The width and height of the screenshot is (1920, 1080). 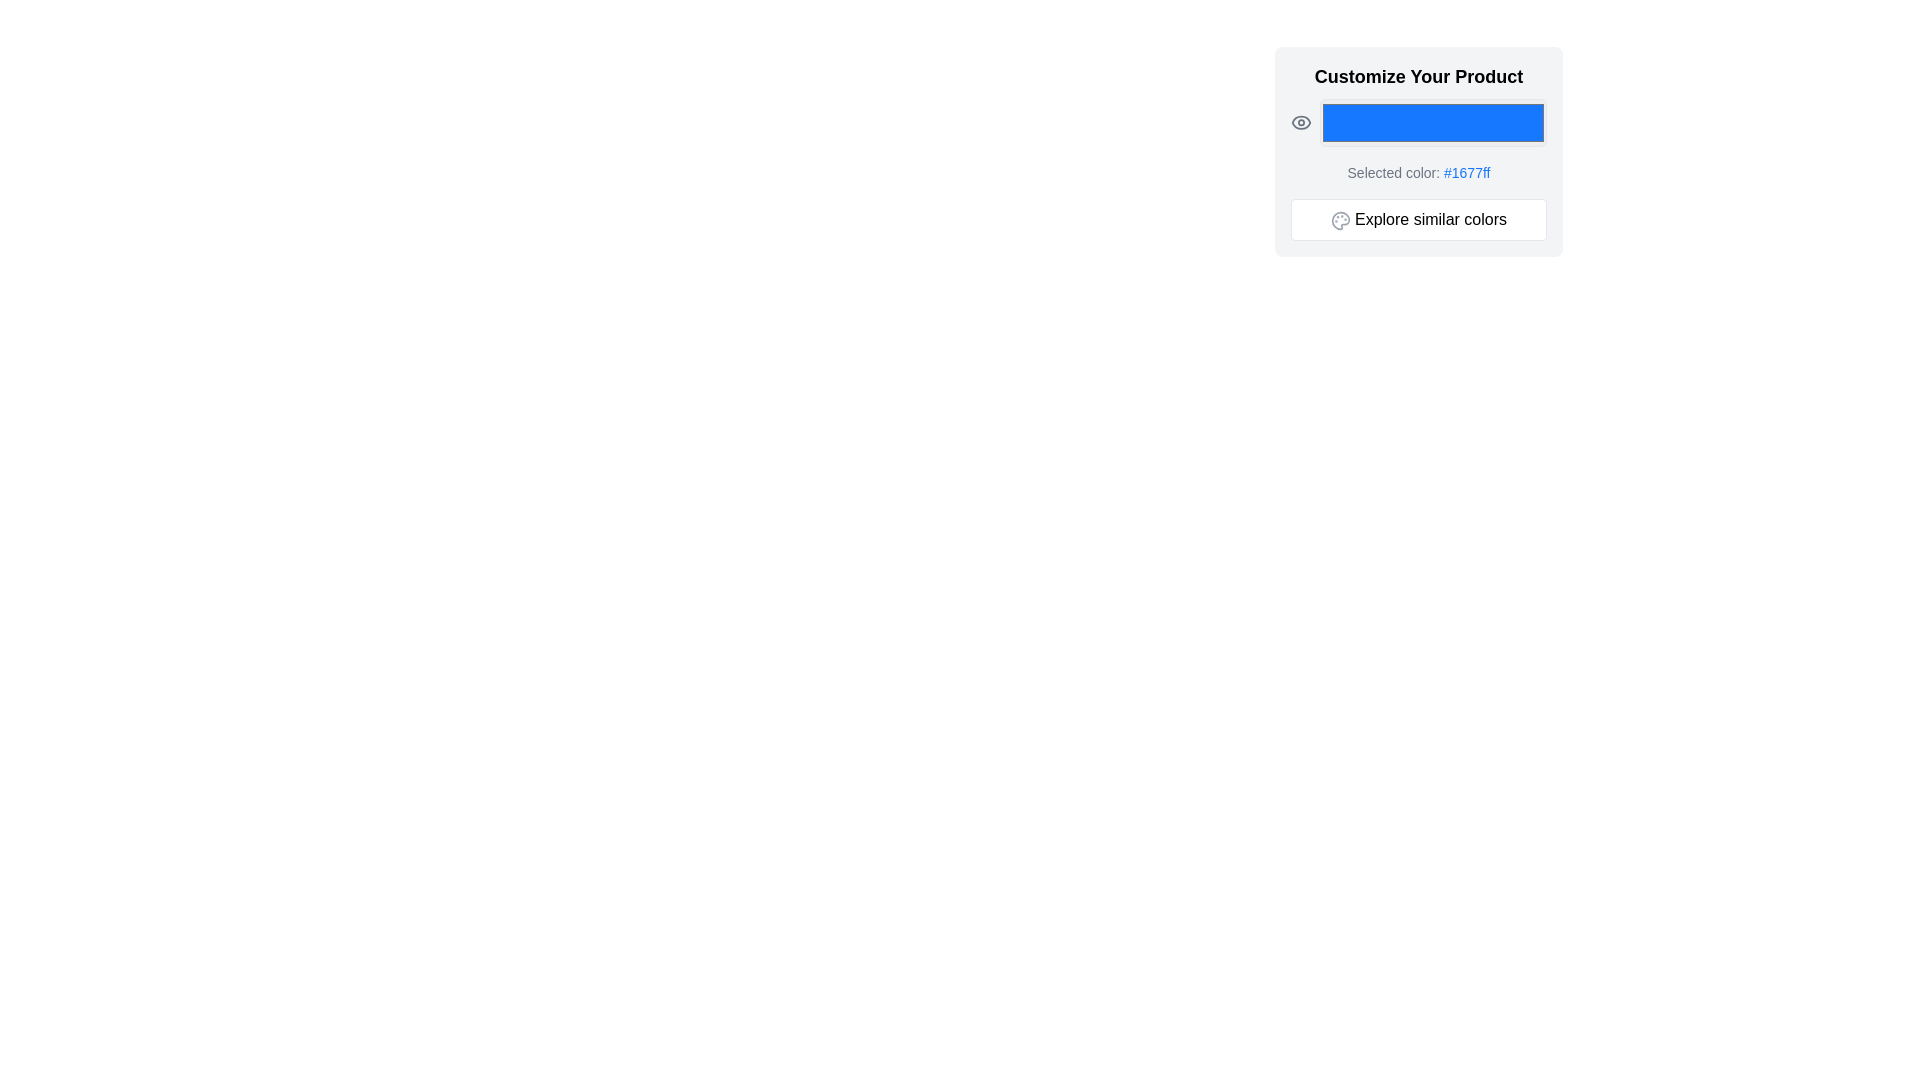 What do you see at coordinates (1418, 123) in the screenshot?
I see `the Color input field that visually represents the chosen color (#1677FF) located below 'Customize Your Product' and above 'Selected color: #1677ff'` at bounding box center [1418, 123].